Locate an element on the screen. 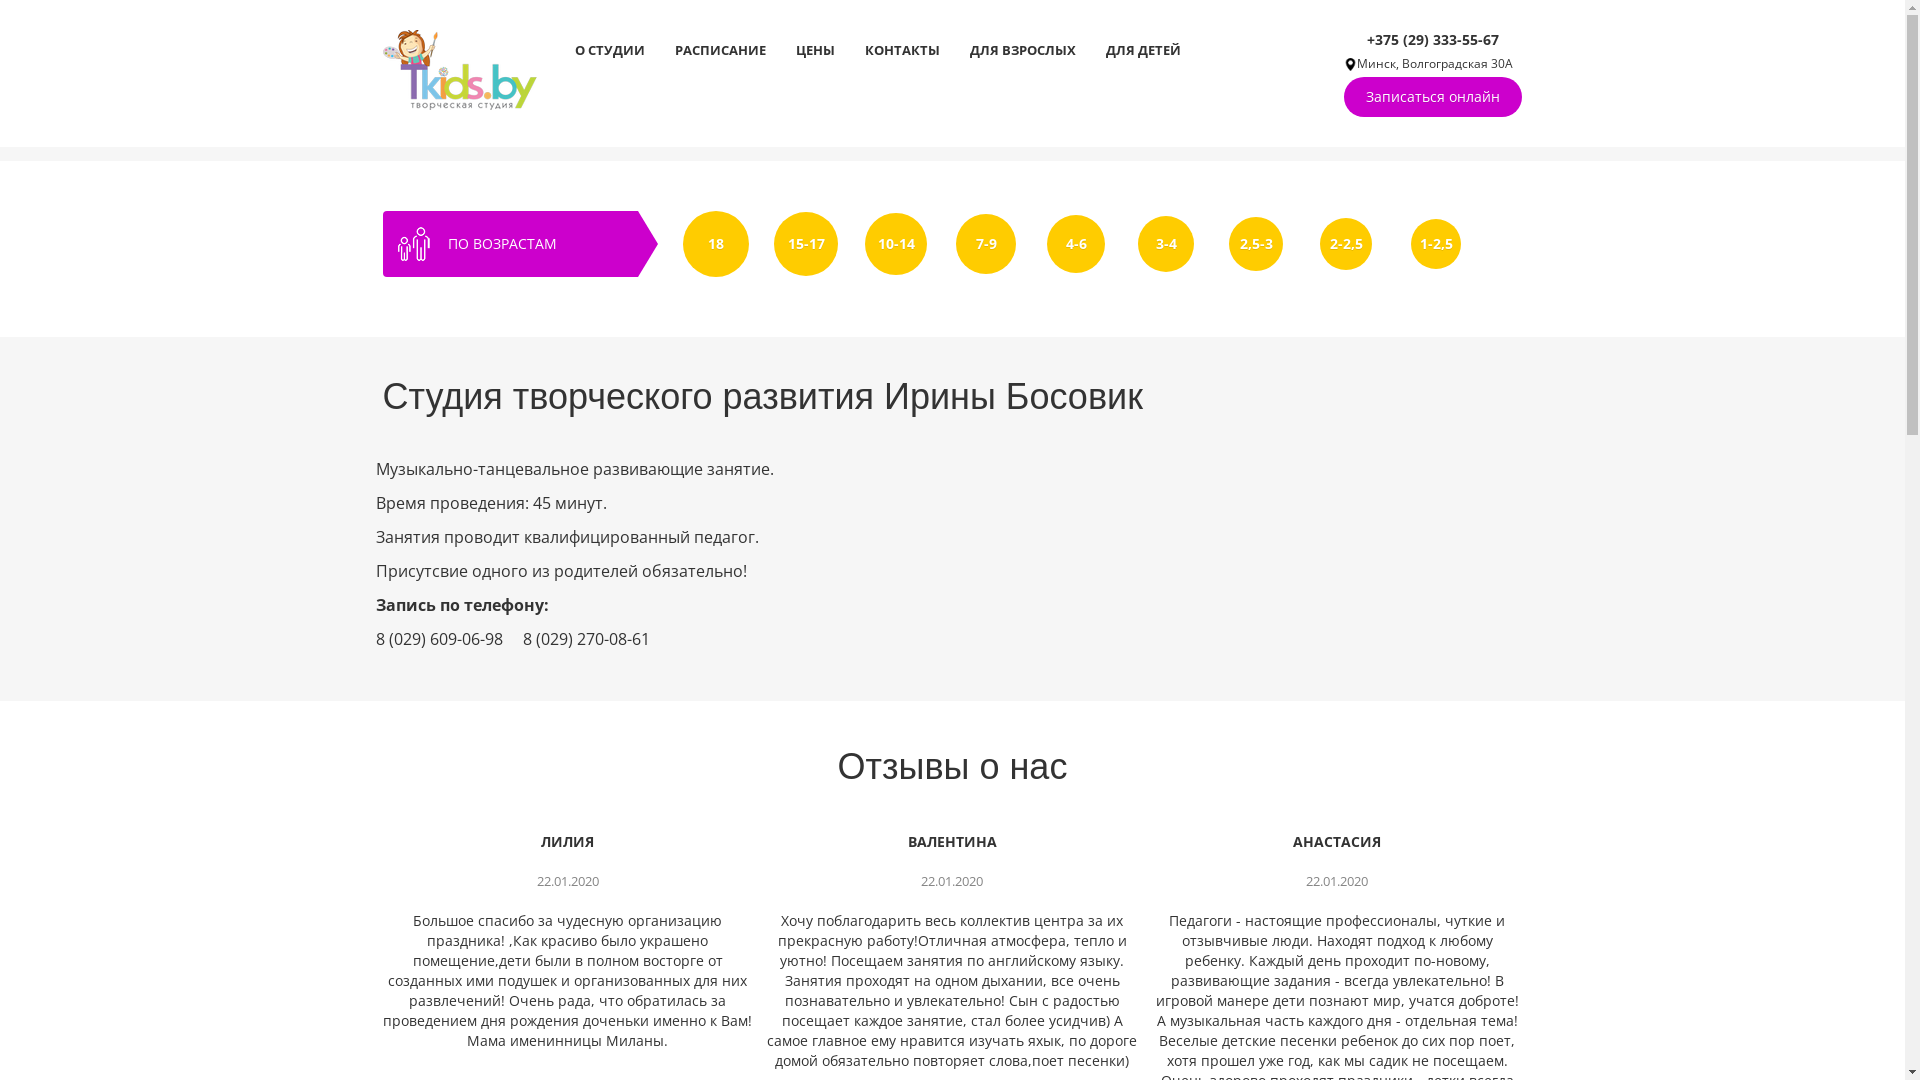 This screenshot has width=1920, height=1080. '2-2,5' is located at coordinates (1345, 242).